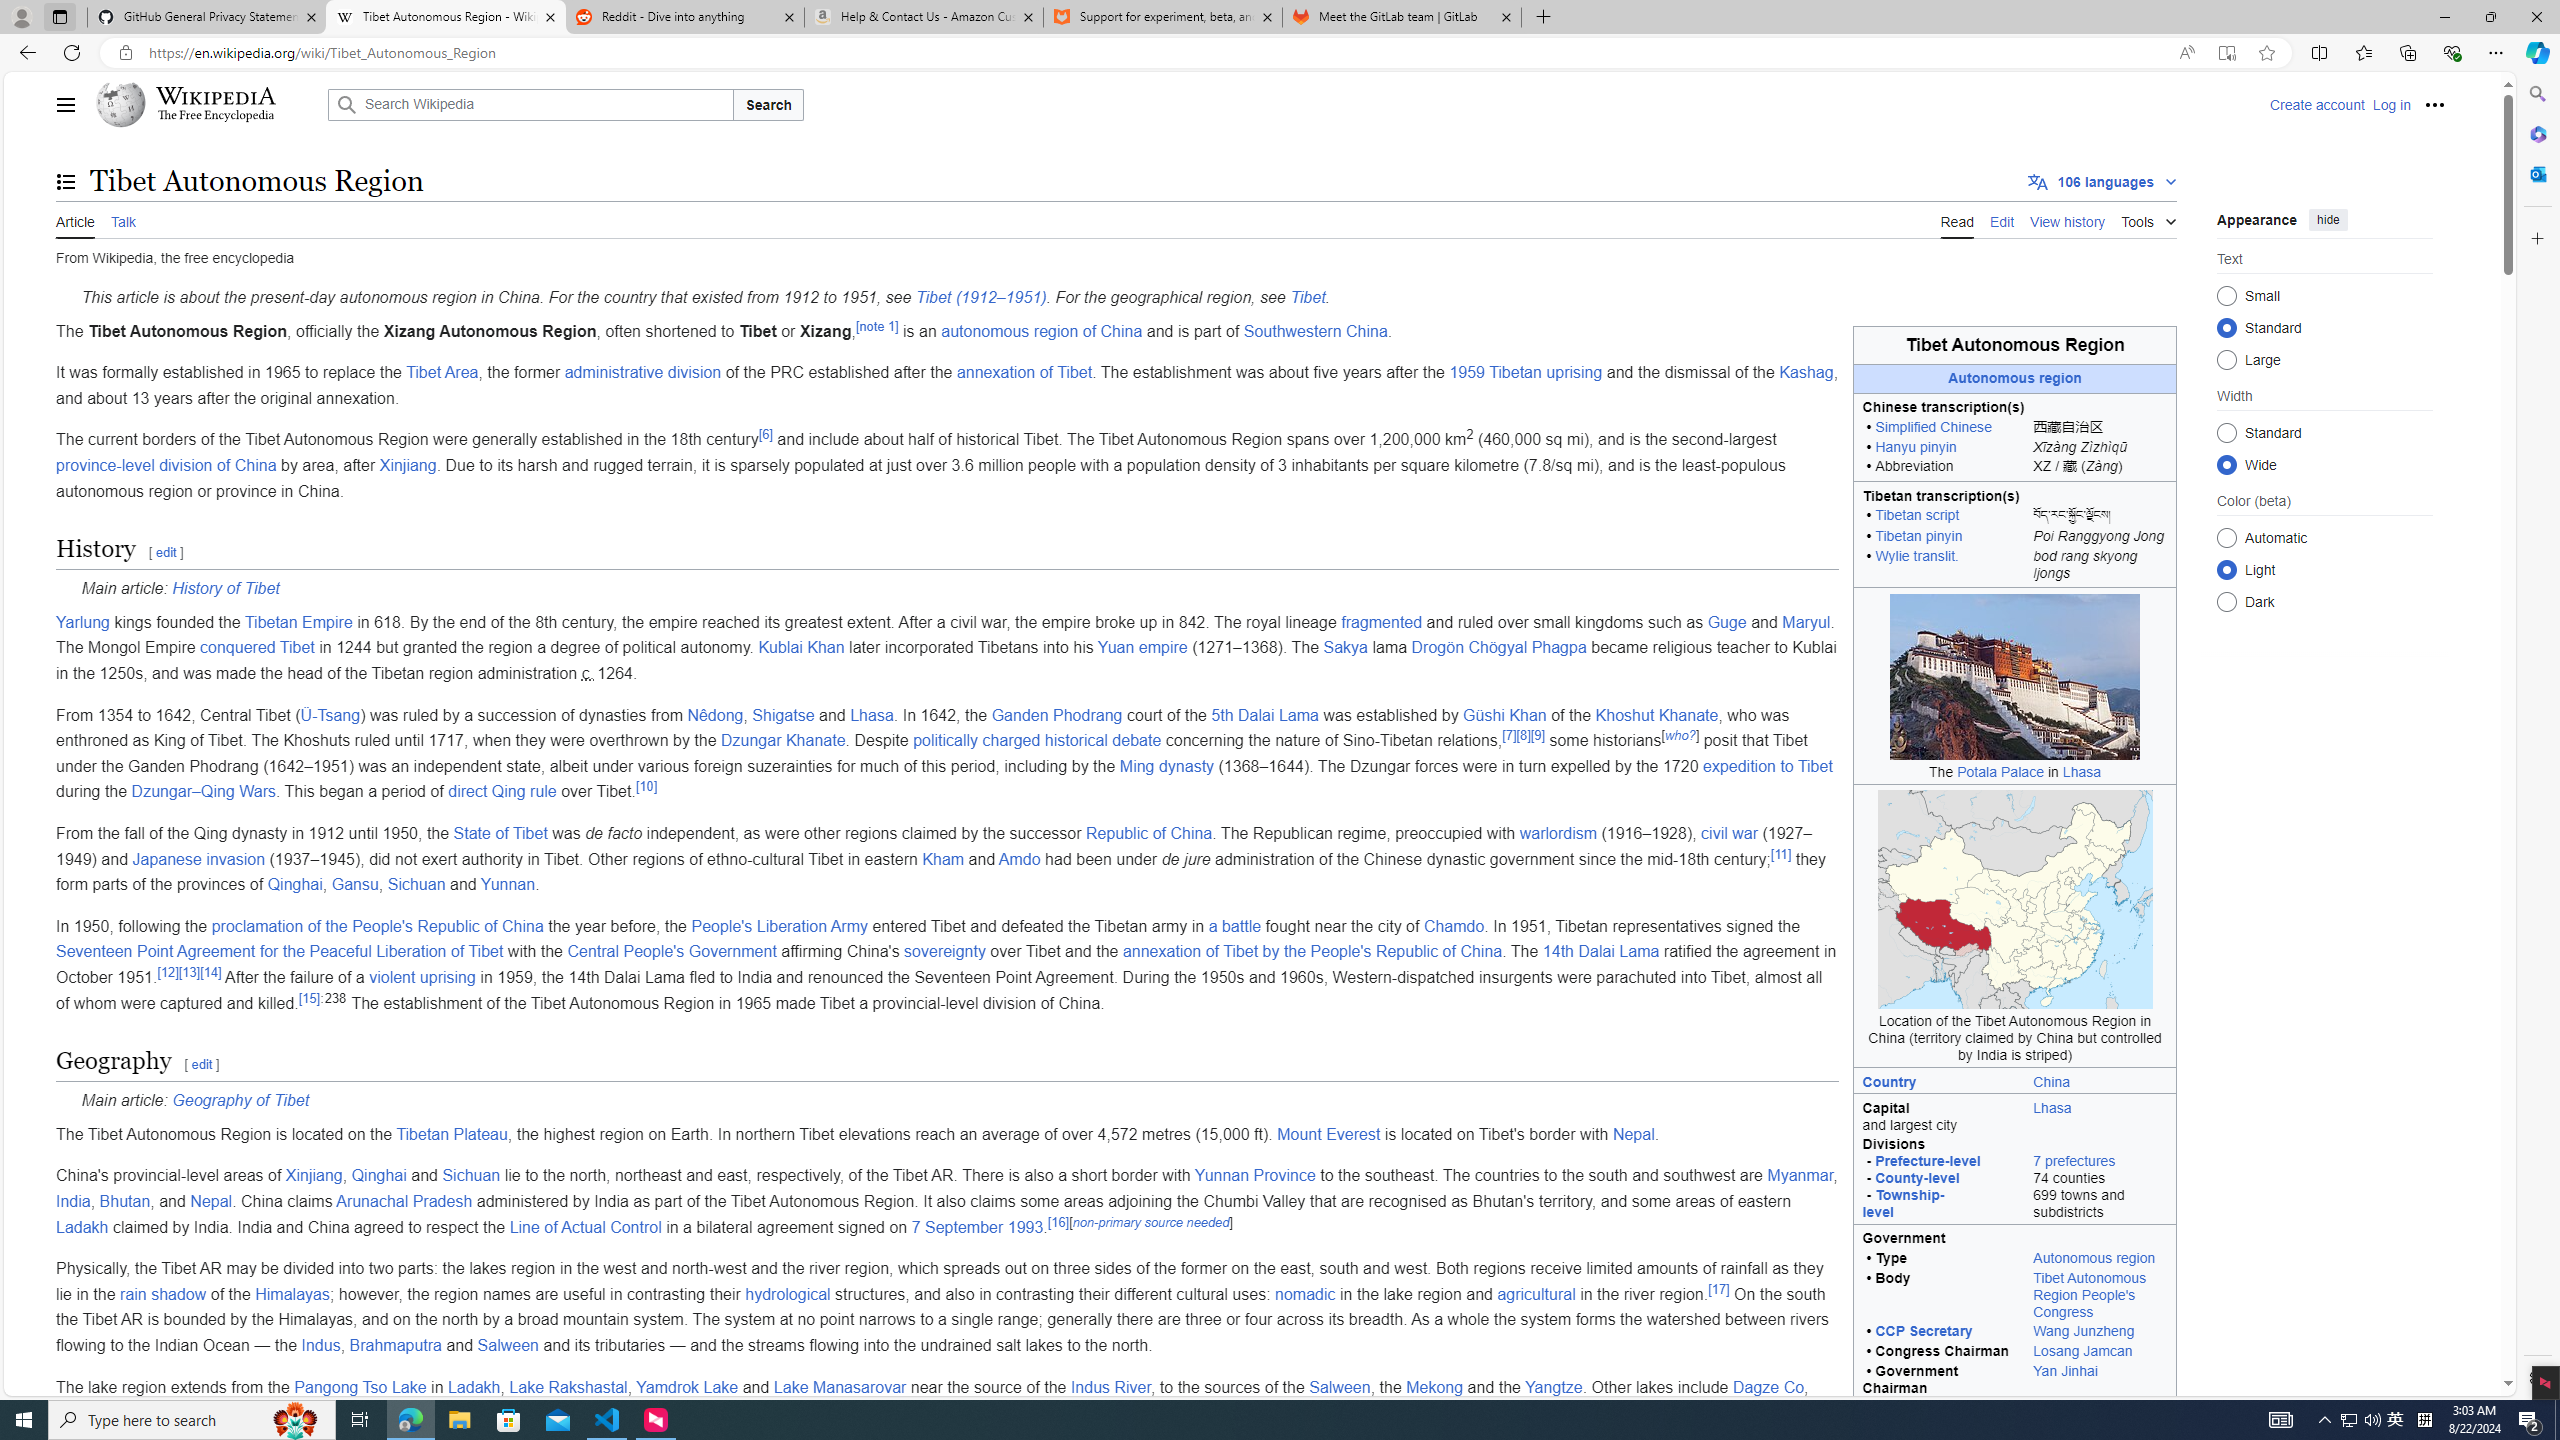  I want to click on 'Prefecture-level', so click(1927, 1160).